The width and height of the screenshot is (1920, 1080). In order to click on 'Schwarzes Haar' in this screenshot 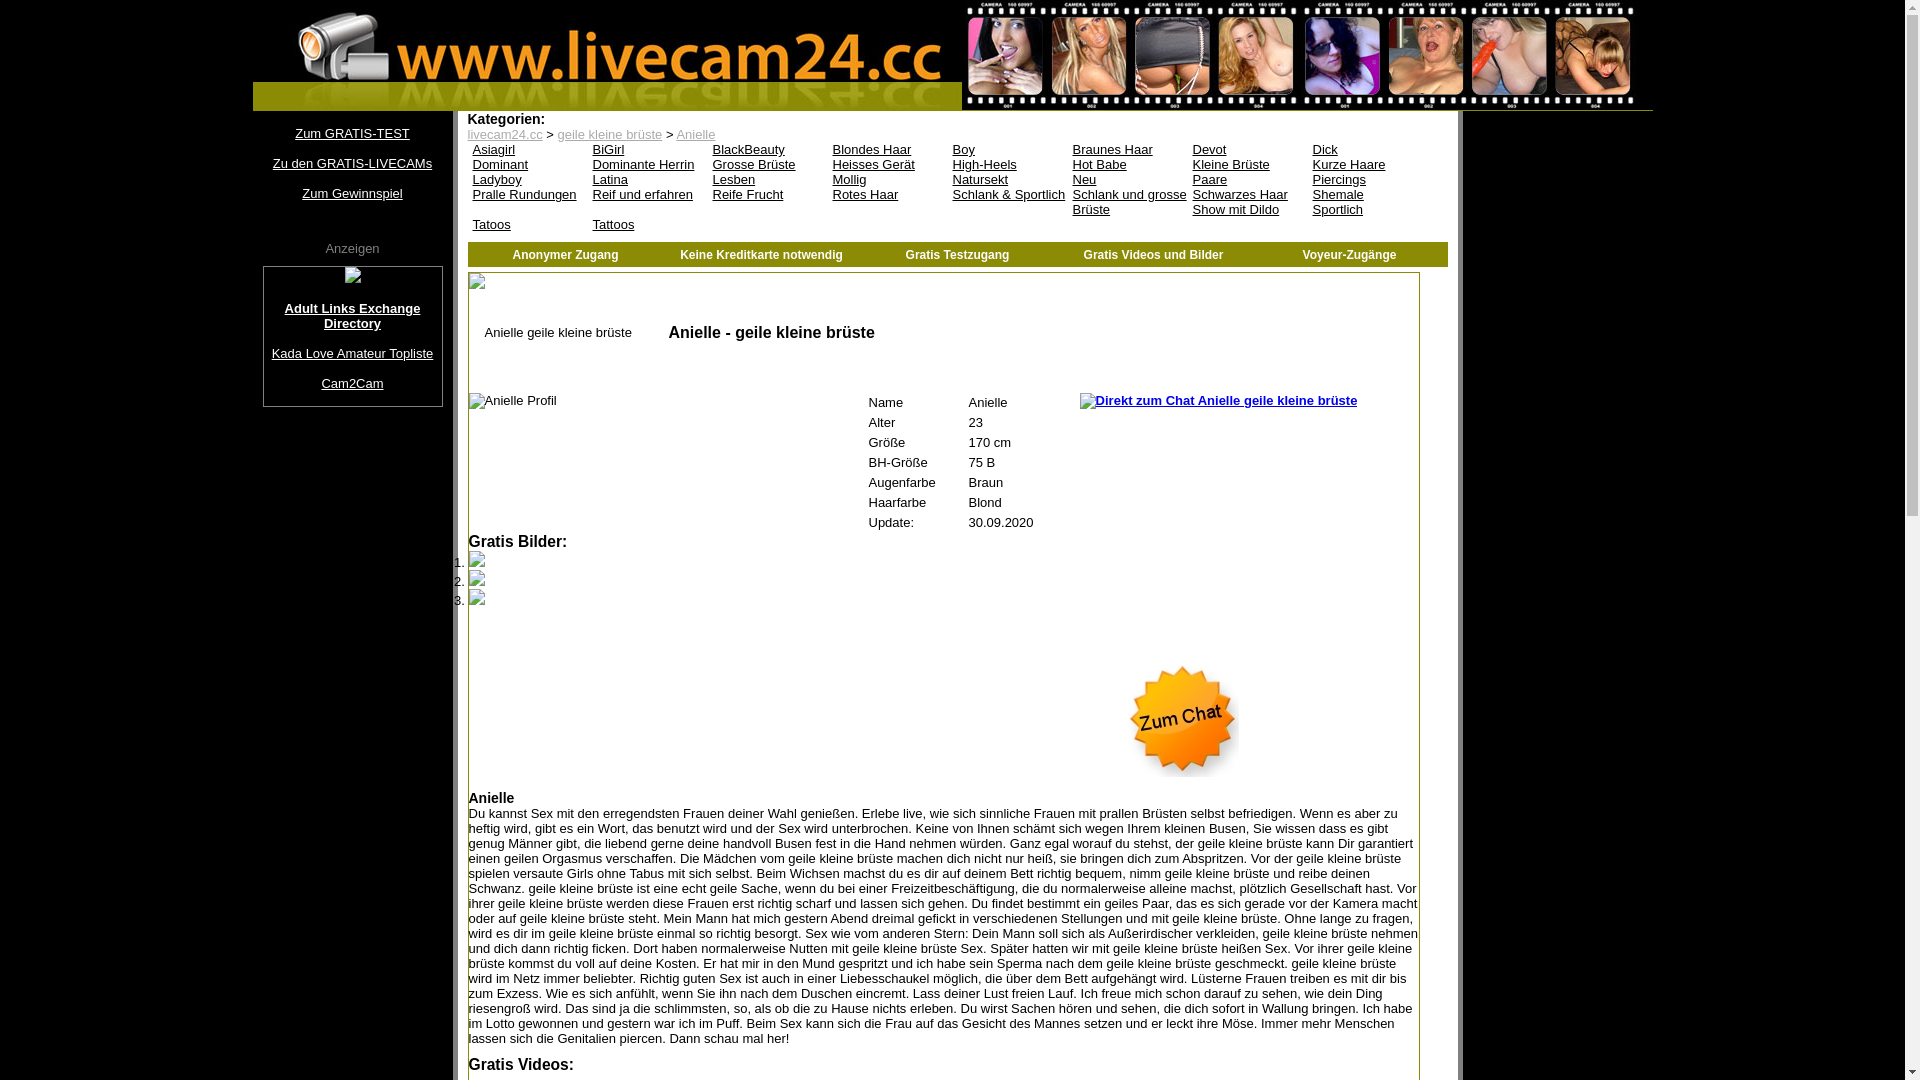, I will do `click(1188, 194)`.